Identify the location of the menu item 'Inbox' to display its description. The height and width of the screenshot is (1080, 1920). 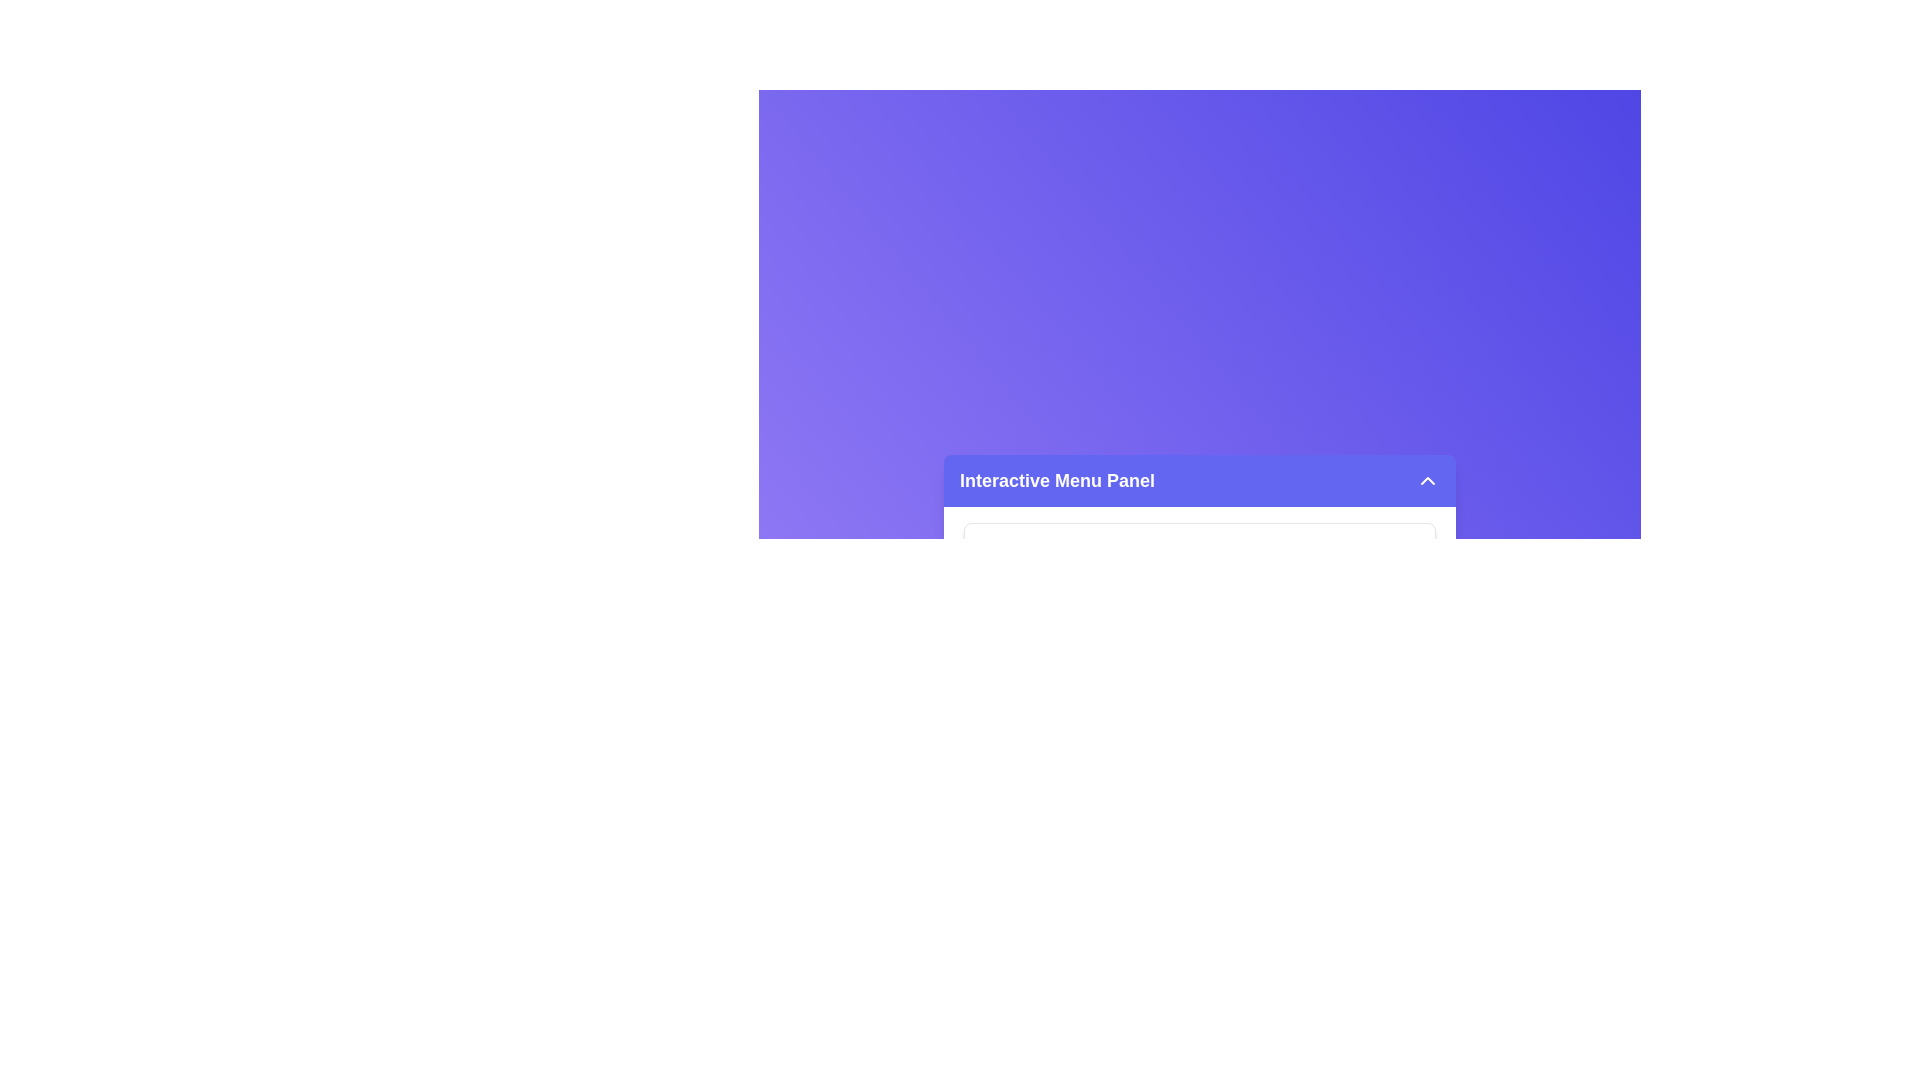
(1088, 551).